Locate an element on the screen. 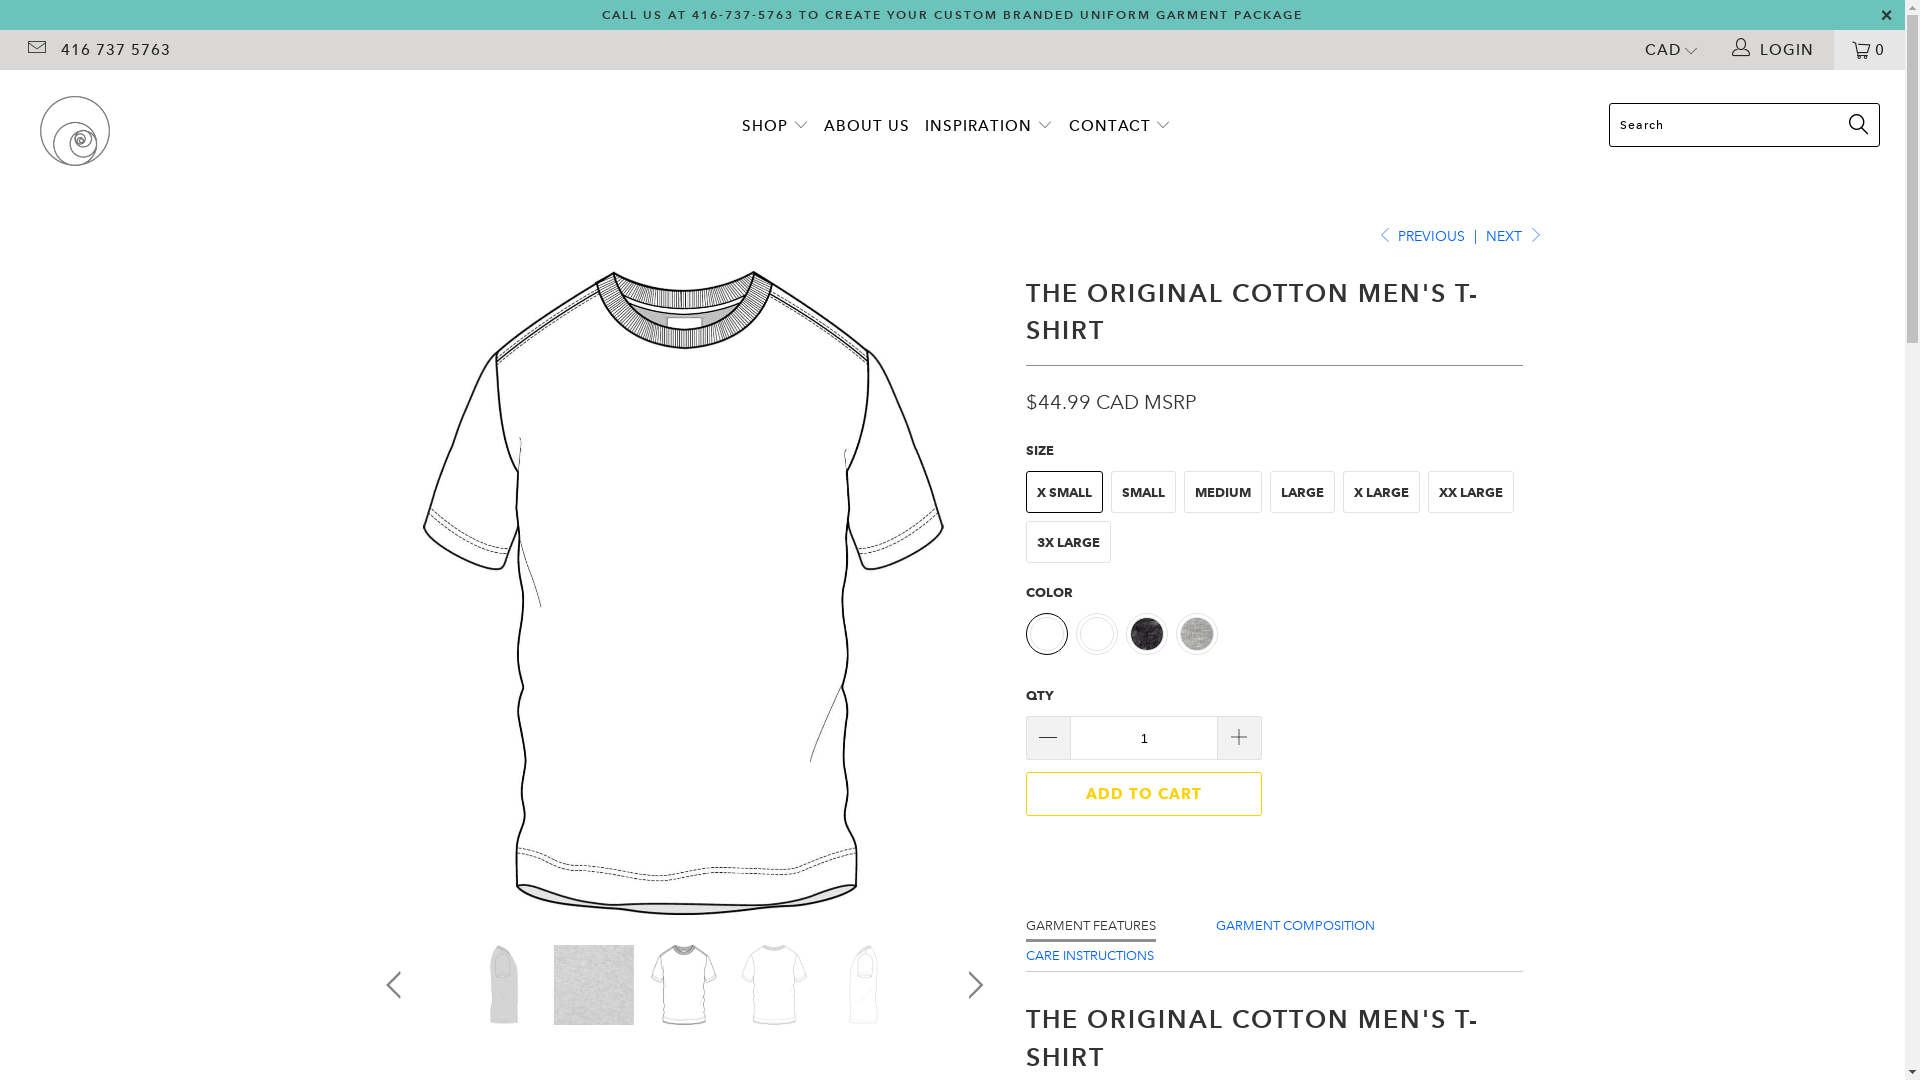 The width and height of the screenshot is (1920, 1080). '0' is located at coordinates (1868, 49).